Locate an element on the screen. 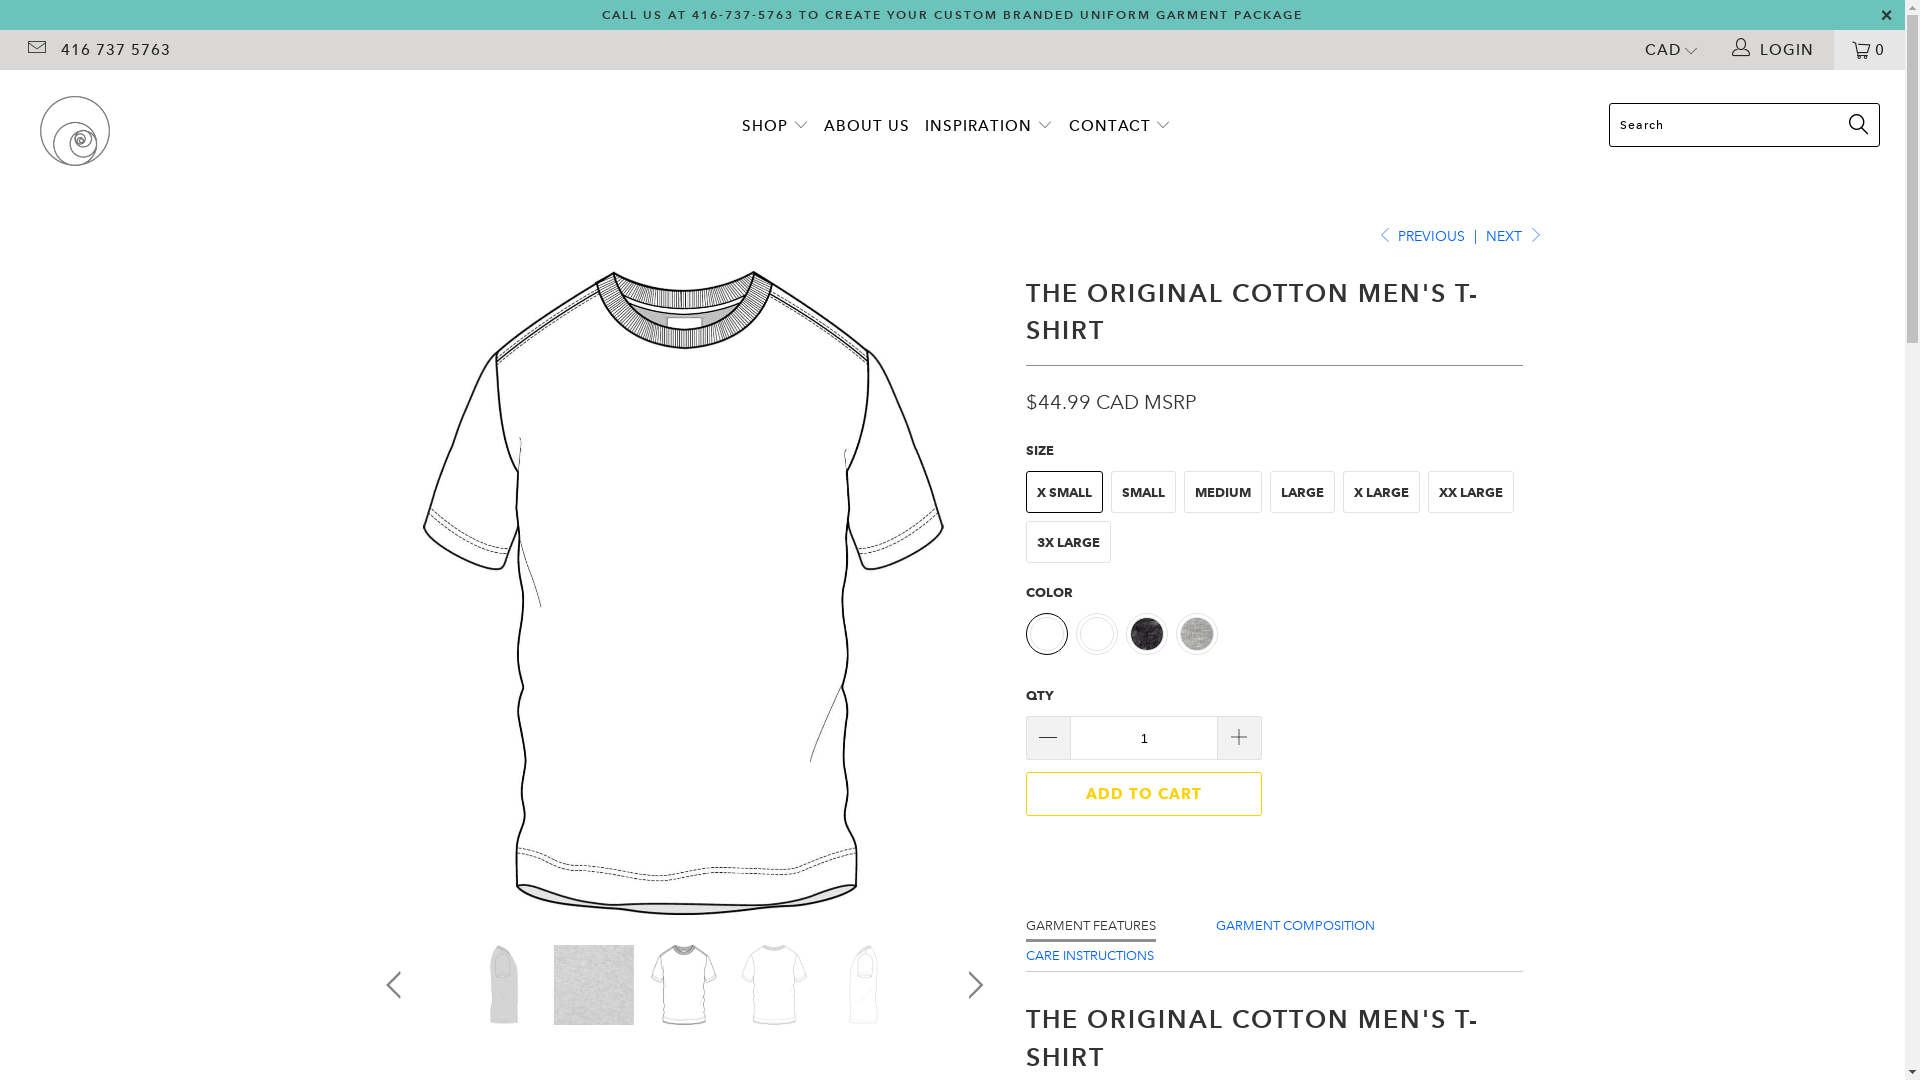 The width and height of the screenshot is (1920, 1080). '0' is located at coordinates (1868, 49).